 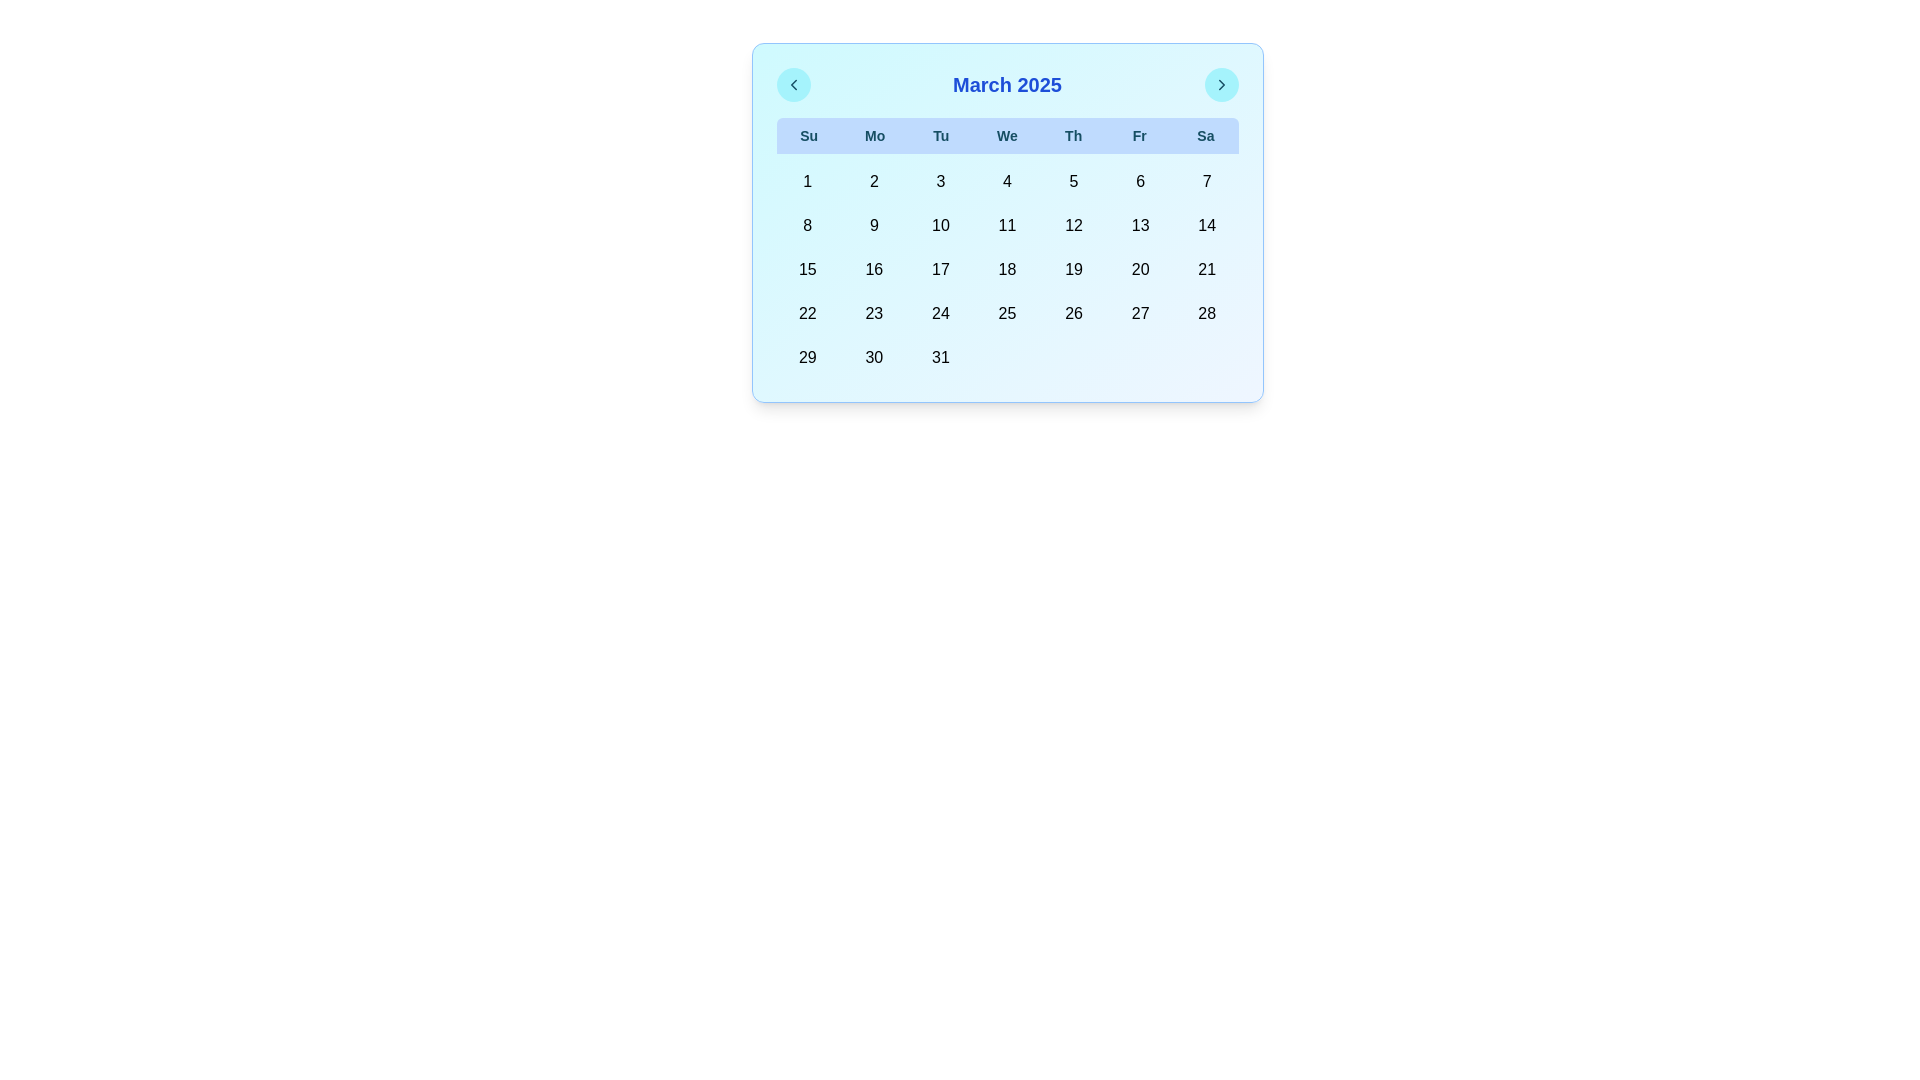 I want to click on the button displaying the number '15' in the calendar for March 2025, so click(x=807, y=270).